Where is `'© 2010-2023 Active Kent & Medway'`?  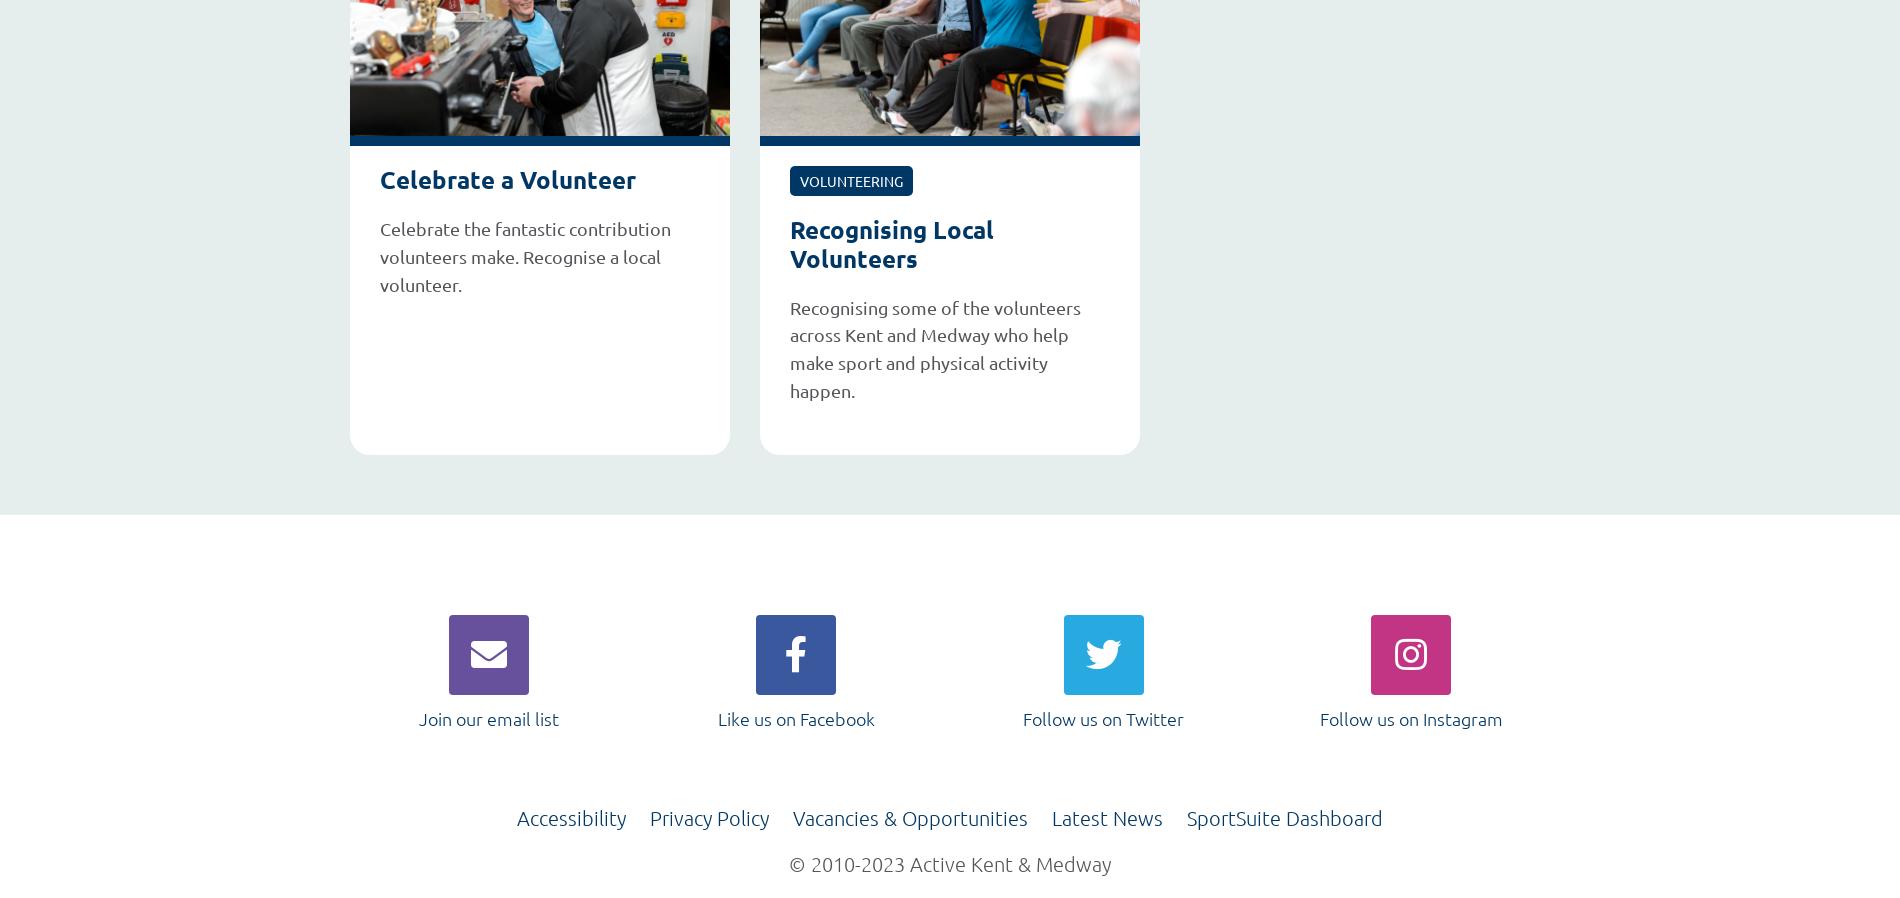 '© 2010-2023 Active Kent & Medway' is located at coordinates (950, 862).